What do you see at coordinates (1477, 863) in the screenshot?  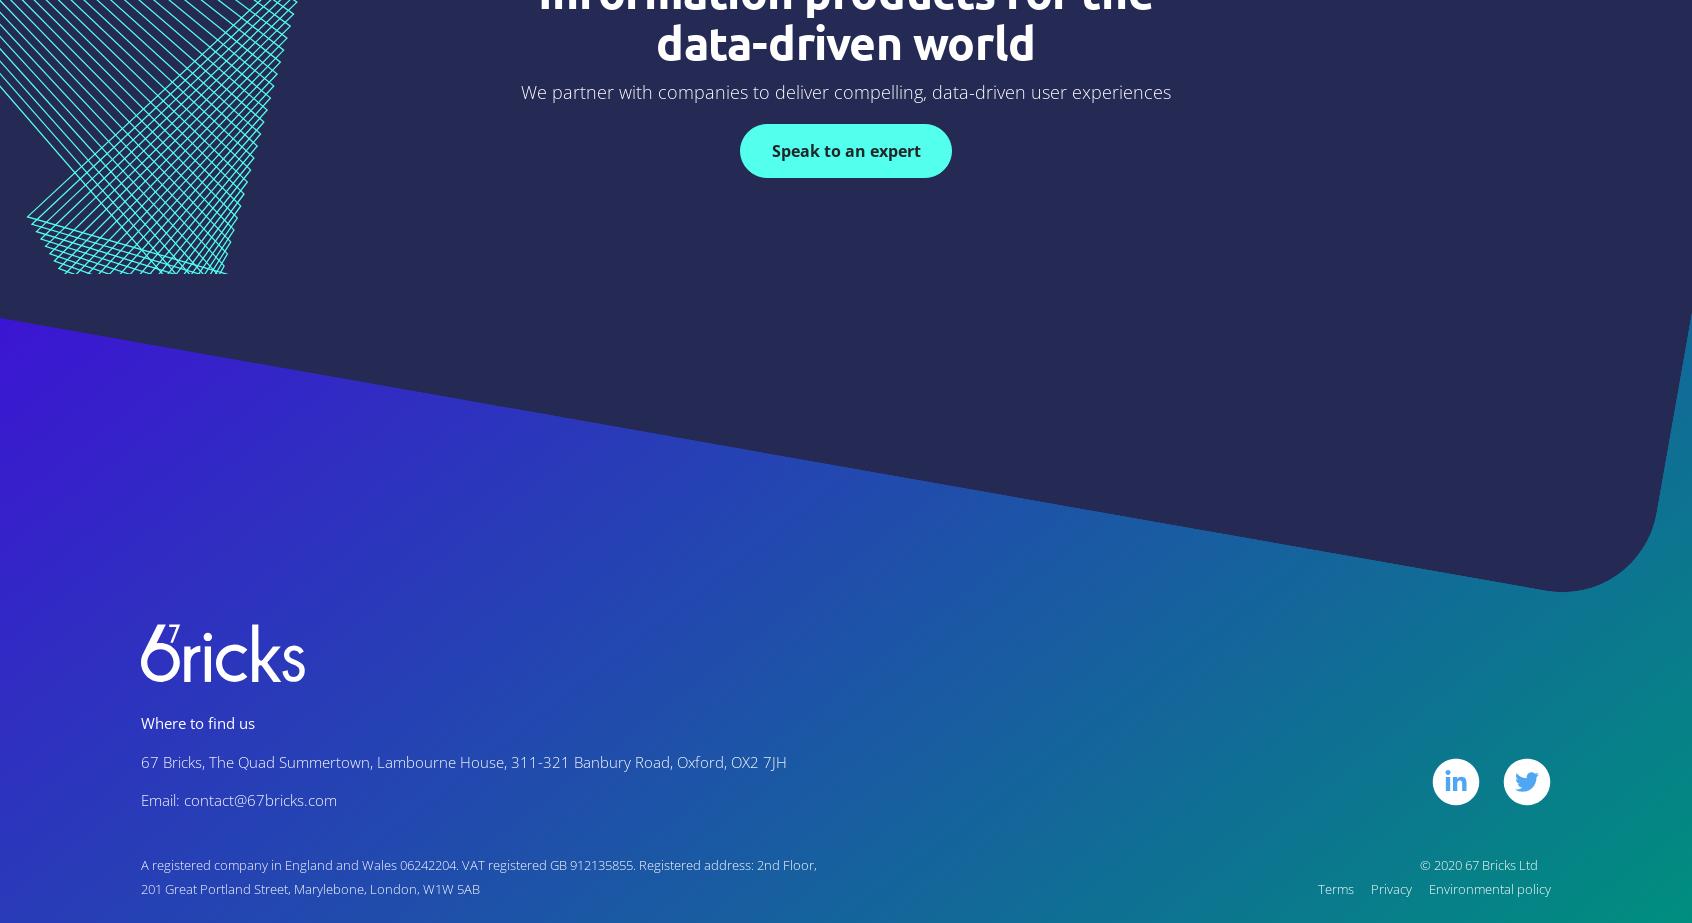 I see `'© 2020 67 Bricks Ltd'` at bounding box center [1477, 863].